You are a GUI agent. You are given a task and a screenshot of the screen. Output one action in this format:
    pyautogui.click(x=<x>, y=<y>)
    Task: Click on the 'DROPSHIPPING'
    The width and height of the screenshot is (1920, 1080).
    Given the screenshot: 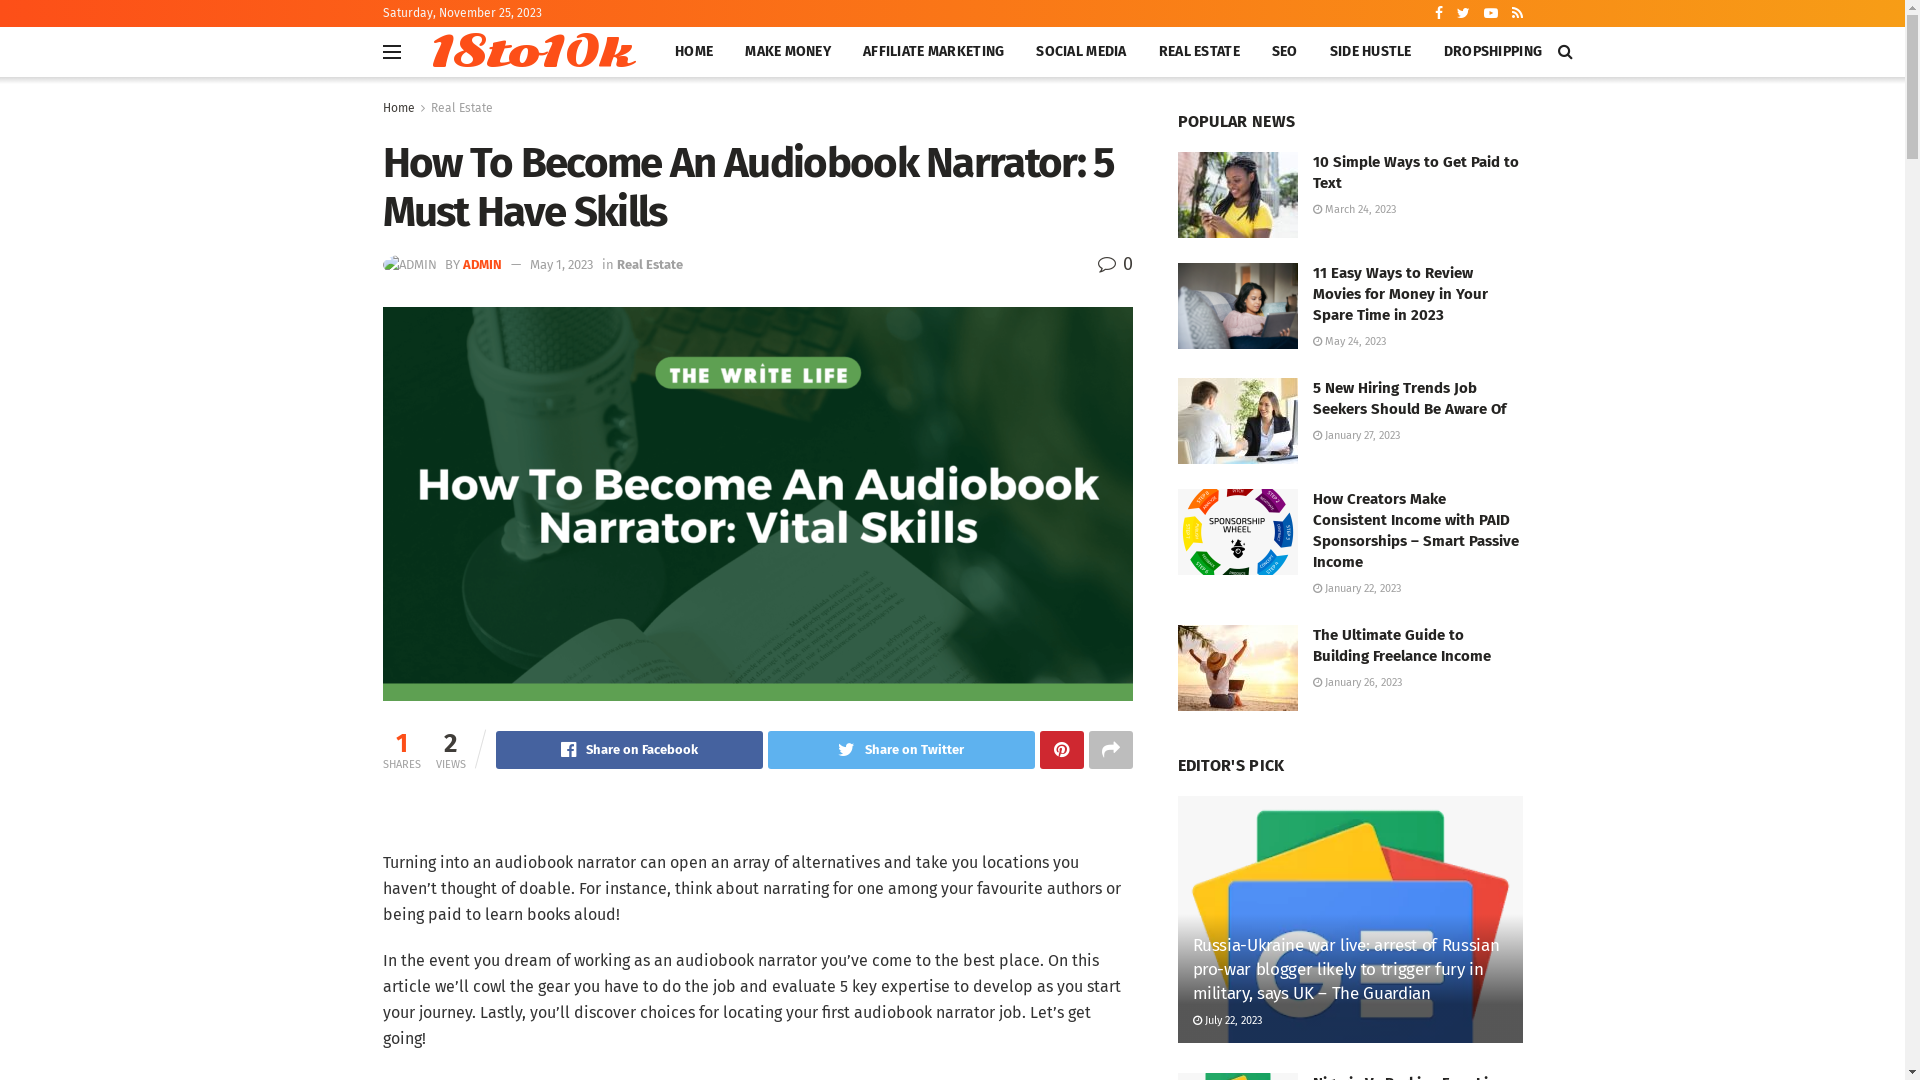 What is the action you would take?
    pyautogui.click(x=1492, y=50)
    